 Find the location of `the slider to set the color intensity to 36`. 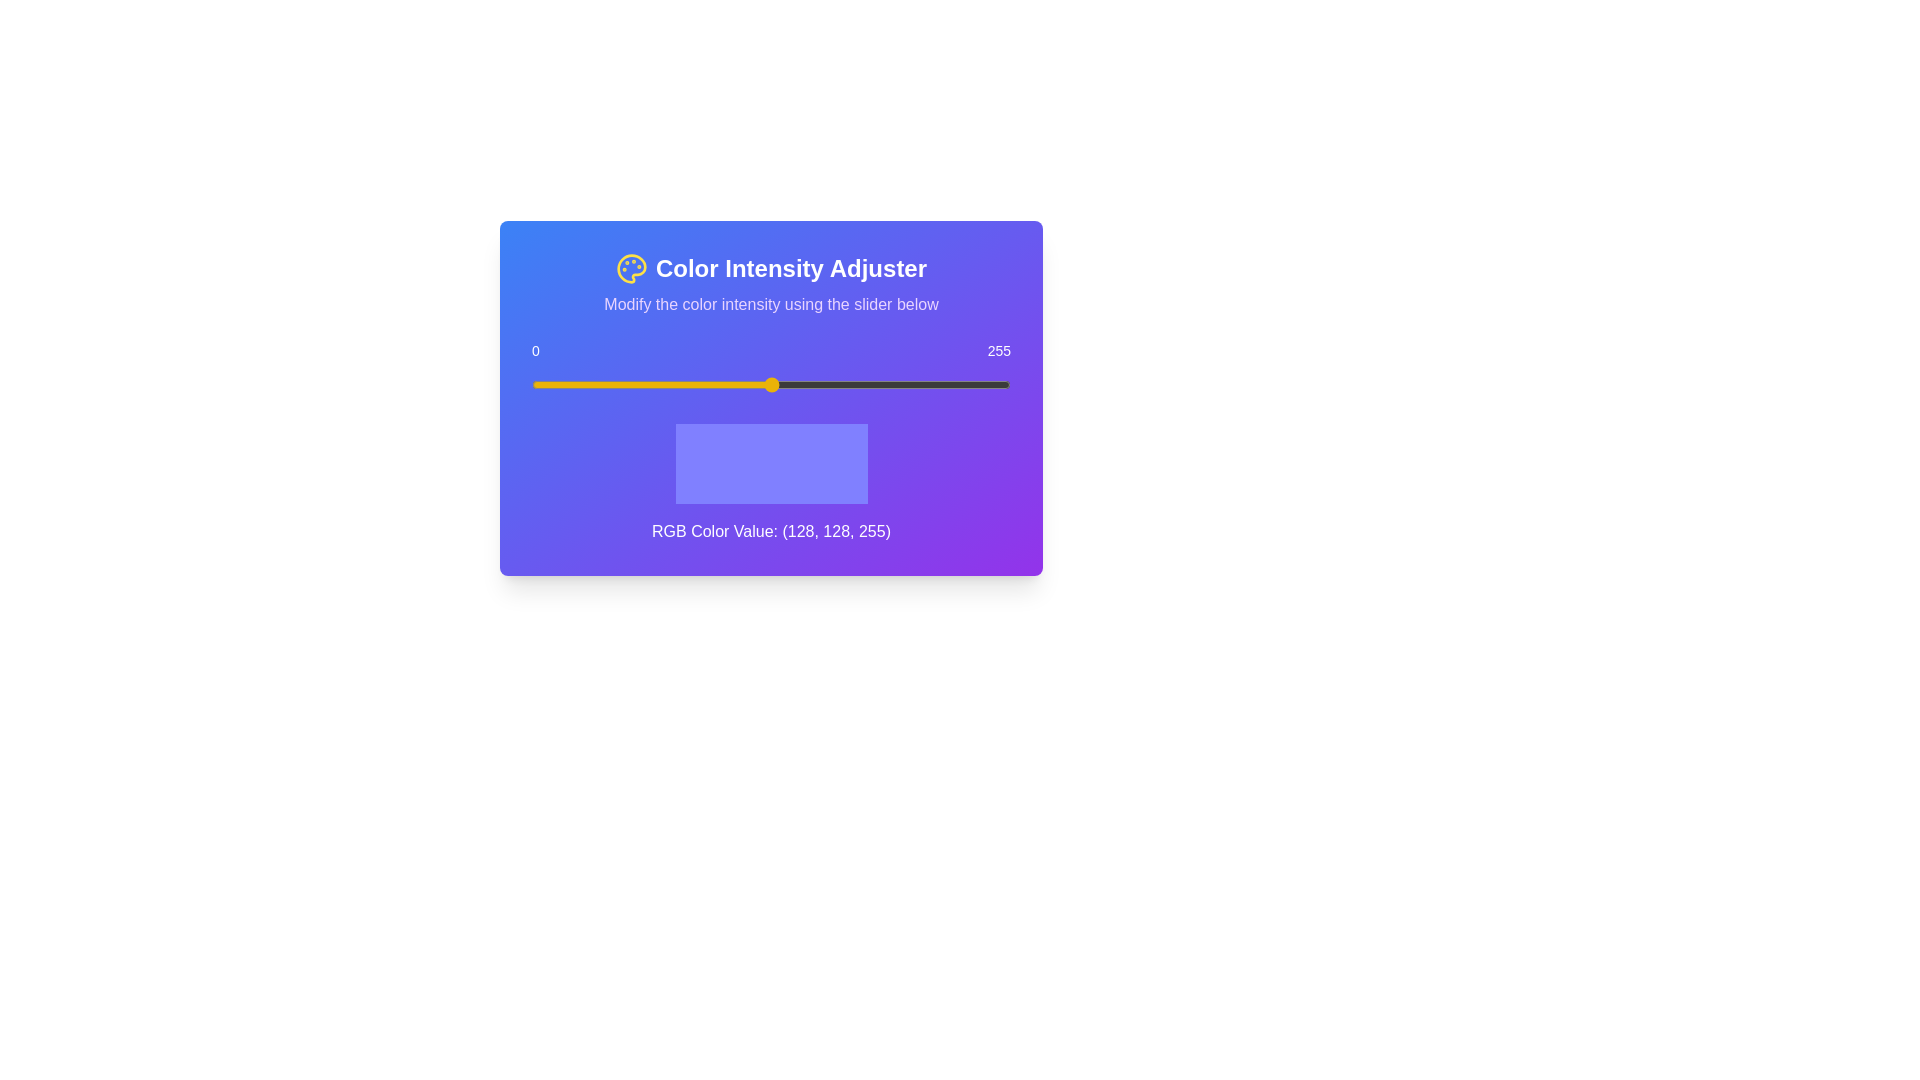

the slider to set the color intensity to 36 is located at coordinates (598, 385).